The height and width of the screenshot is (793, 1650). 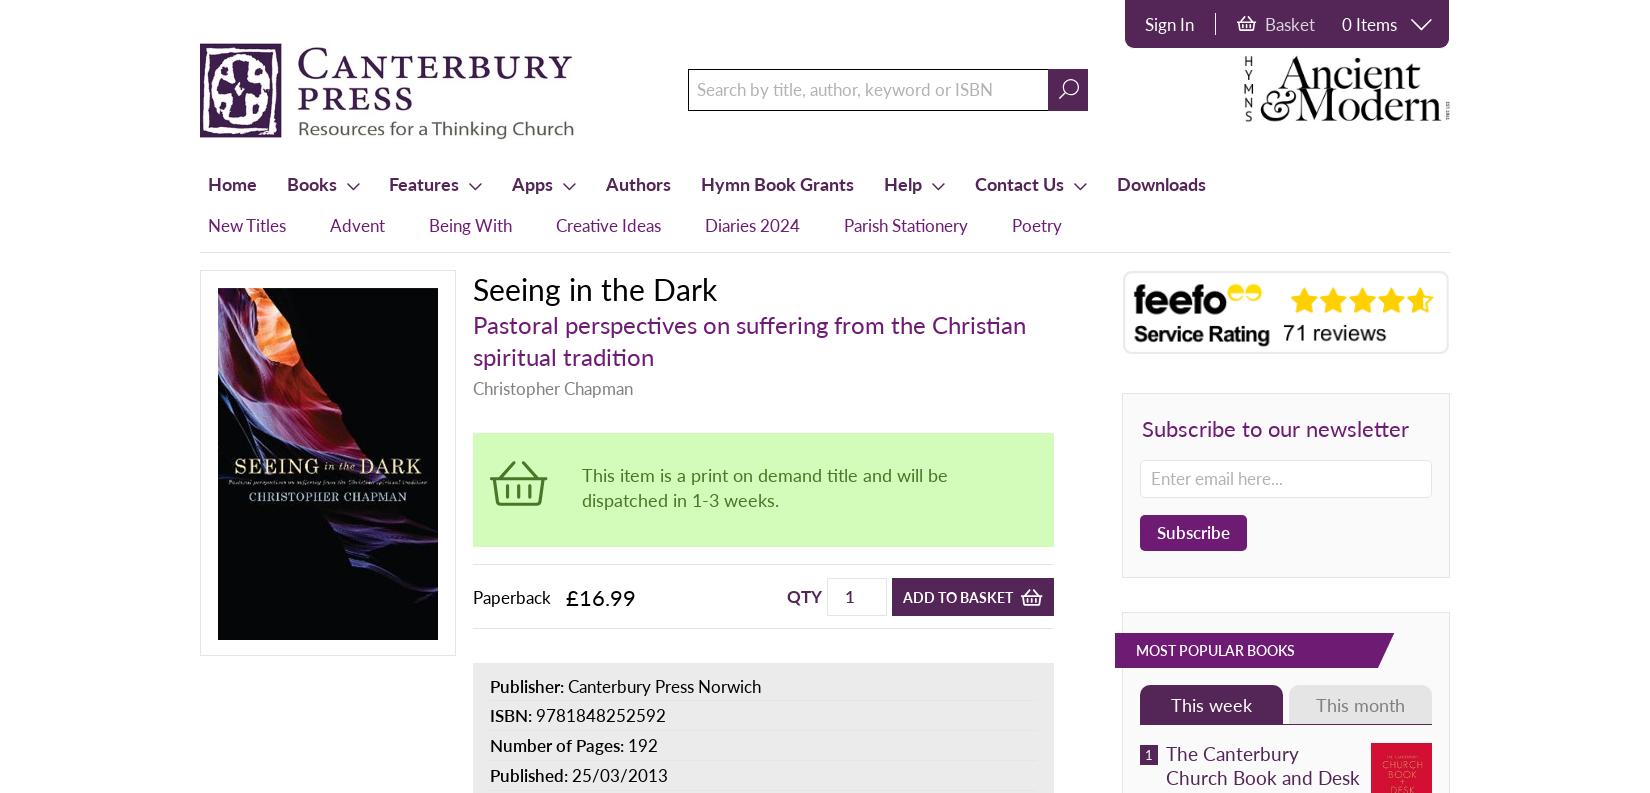 What do you see at coordinates (510, 596) in the screenshot?
I see `'Paperback'` at bounding box center [510, 596].